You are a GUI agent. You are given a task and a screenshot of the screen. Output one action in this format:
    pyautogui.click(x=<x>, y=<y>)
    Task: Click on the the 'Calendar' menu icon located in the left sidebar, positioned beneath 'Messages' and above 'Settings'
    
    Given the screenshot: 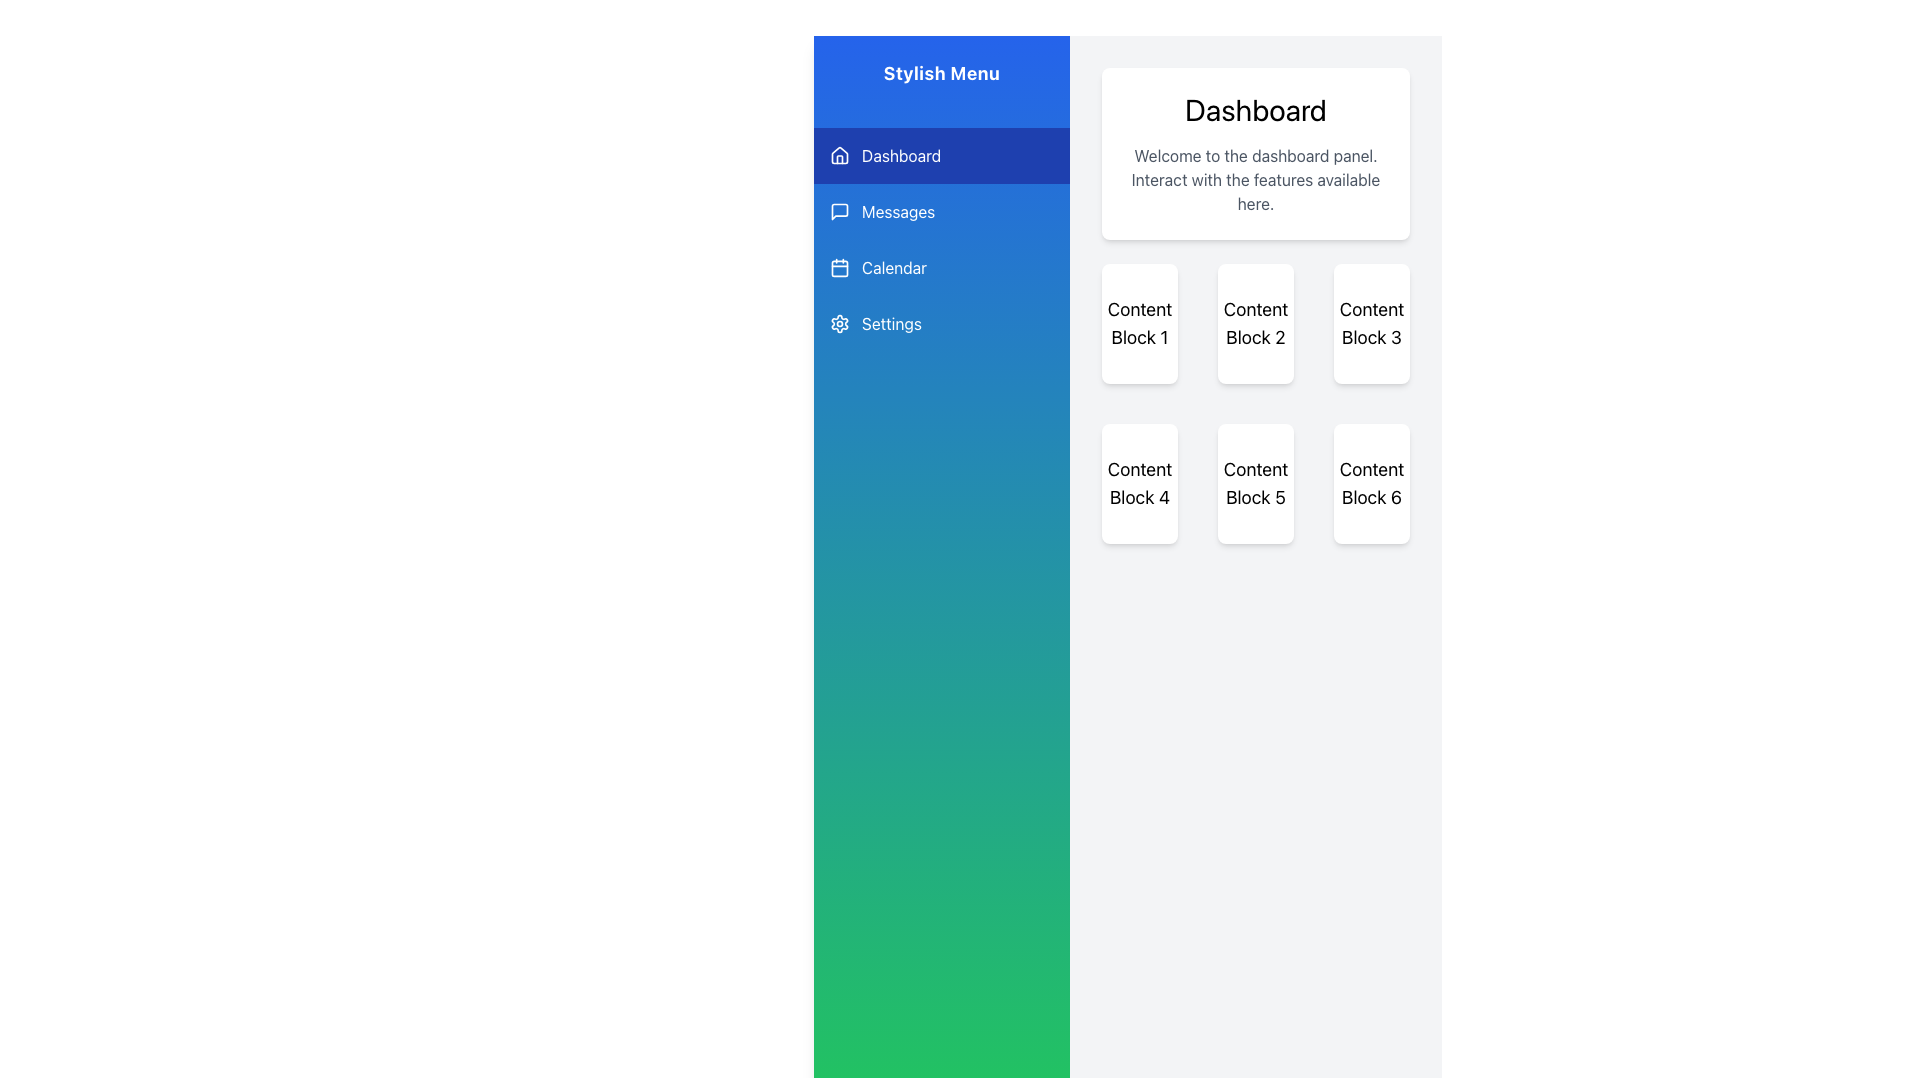 What is the action you would take?
    pyautogui.click(x=840, y=266)
    